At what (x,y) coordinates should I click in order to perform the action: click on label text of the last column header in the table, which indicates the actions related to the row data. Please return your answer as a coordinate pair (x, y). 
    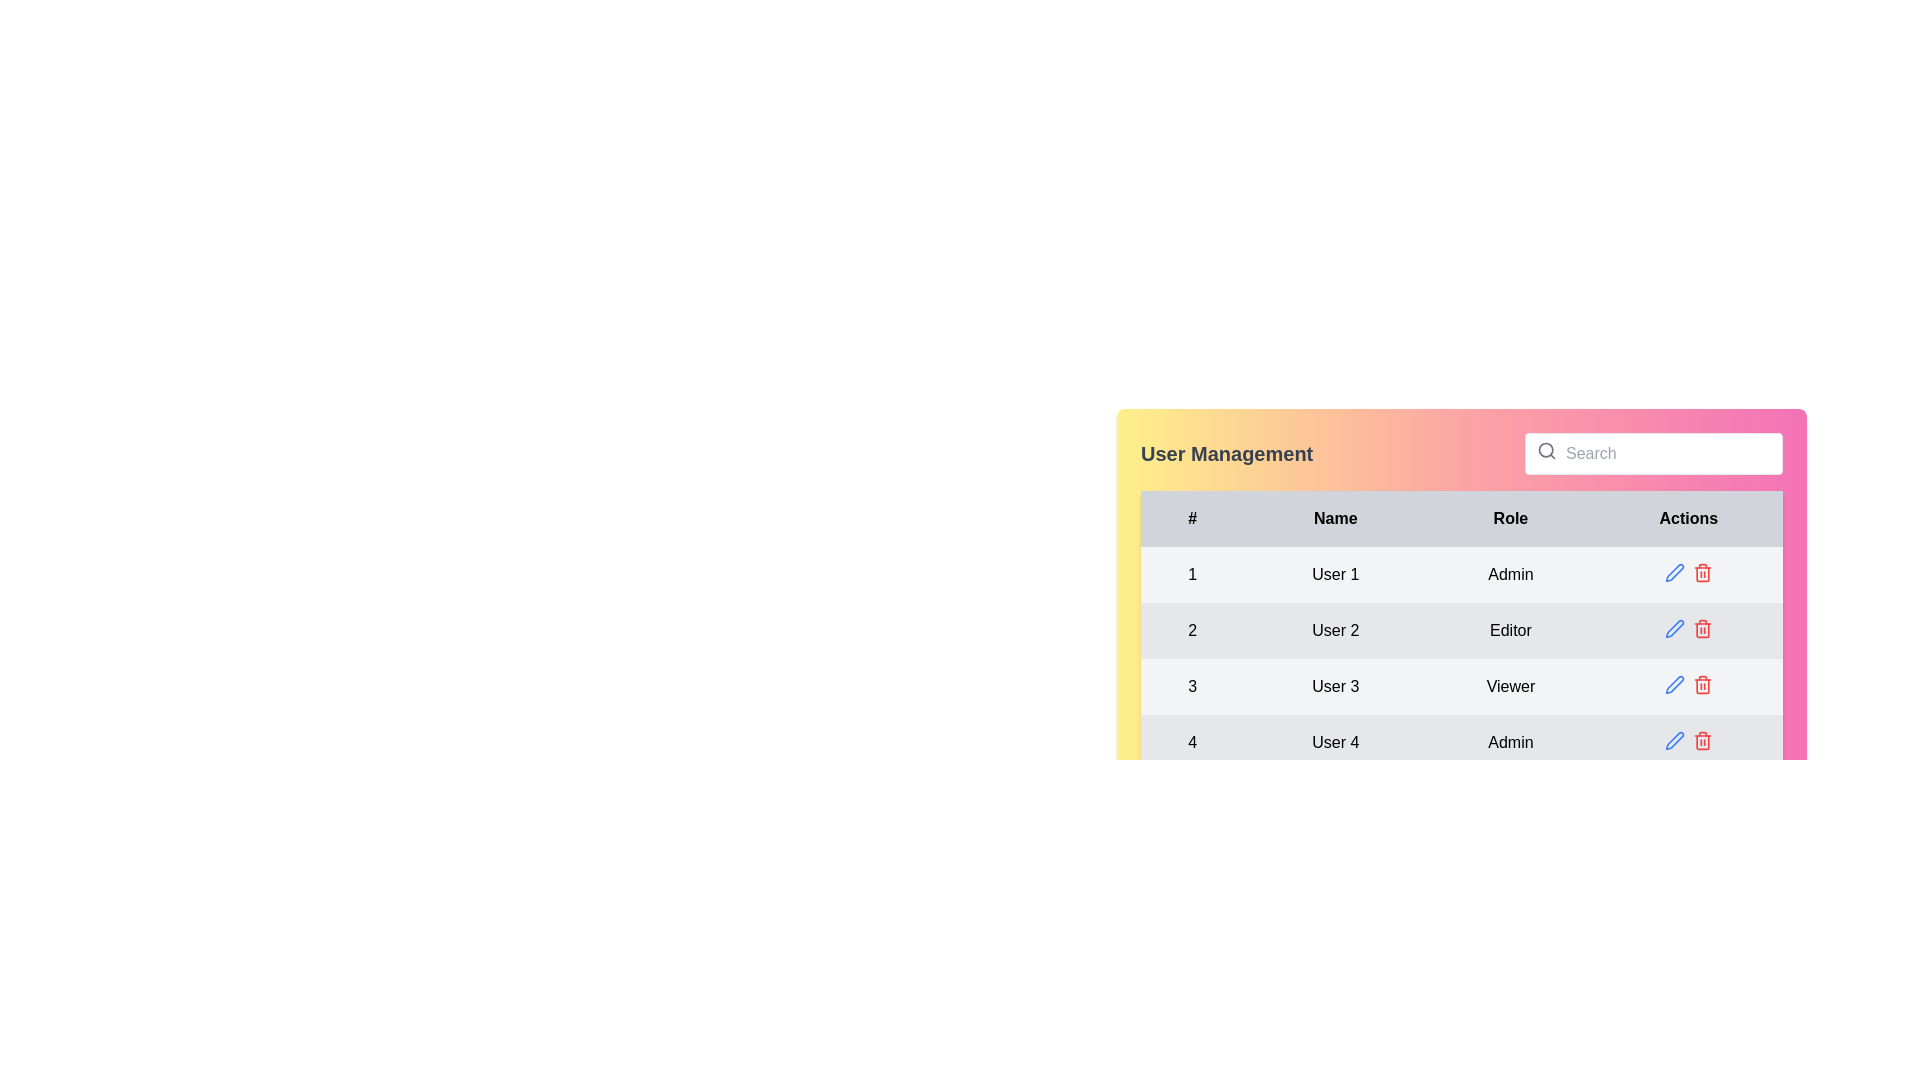
    Looking at the image, I should click on (1687, 518).